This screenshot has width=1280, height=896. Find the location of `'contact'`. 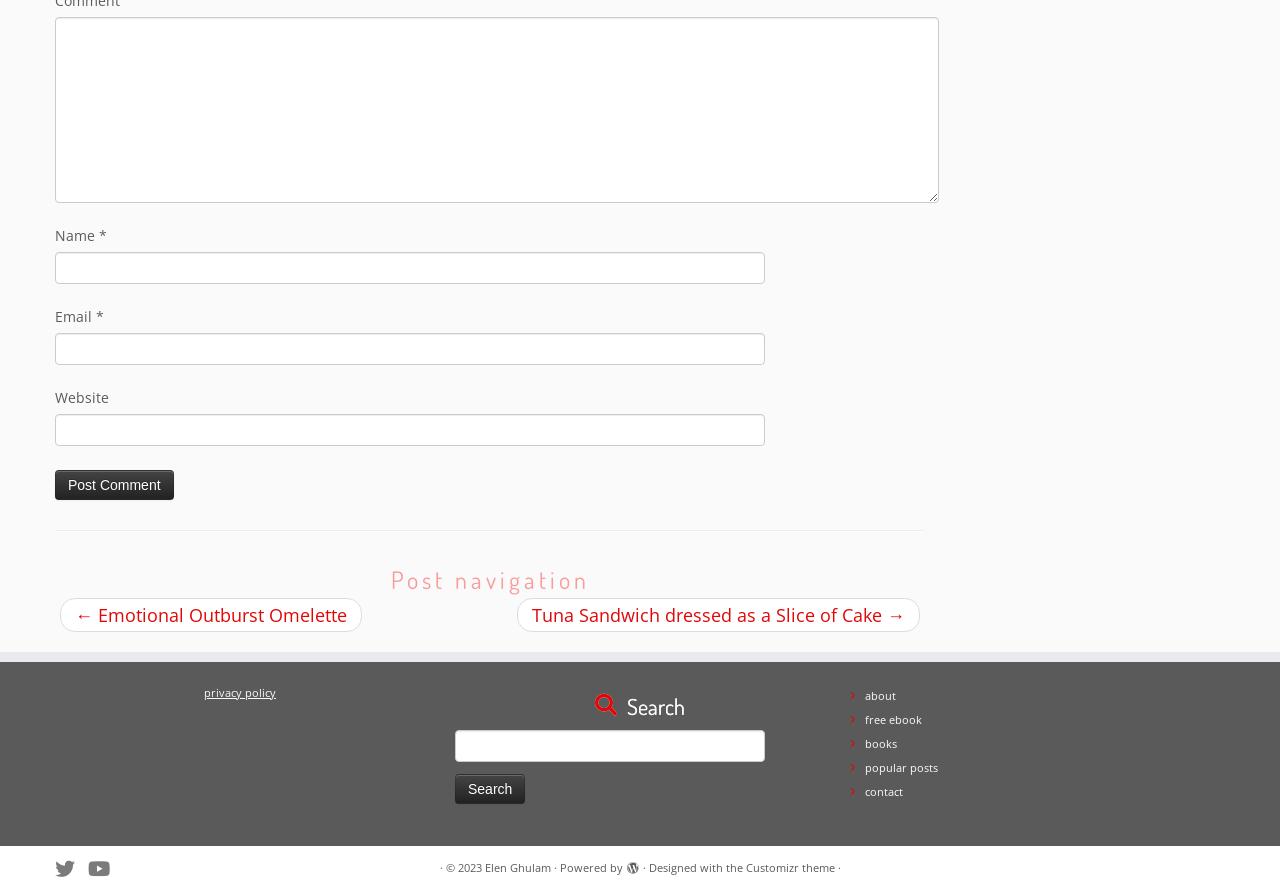

'contact' is located at coordinates (882, 790).